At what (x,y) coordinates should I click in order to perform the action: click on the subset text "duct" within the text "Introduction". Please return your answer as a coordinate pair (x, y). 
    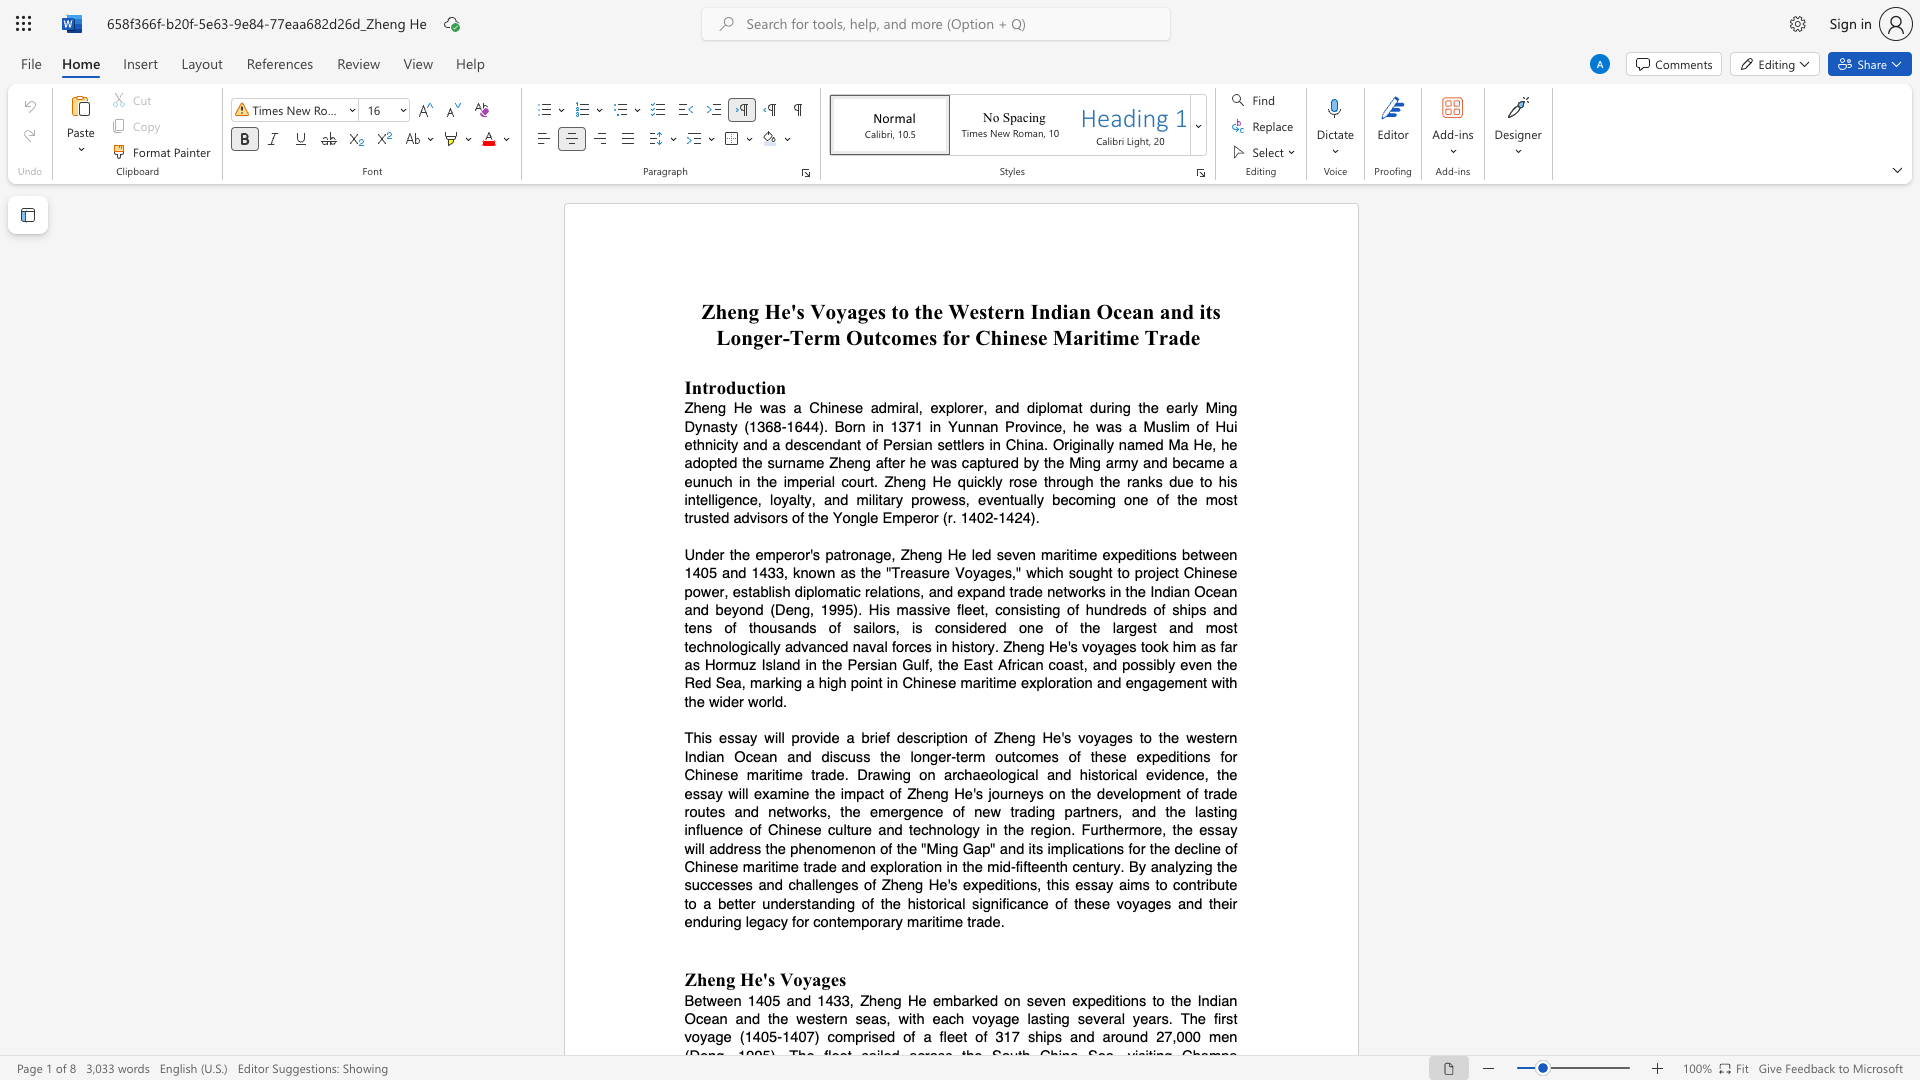
    Looking at the image, I should click on (724, 387).